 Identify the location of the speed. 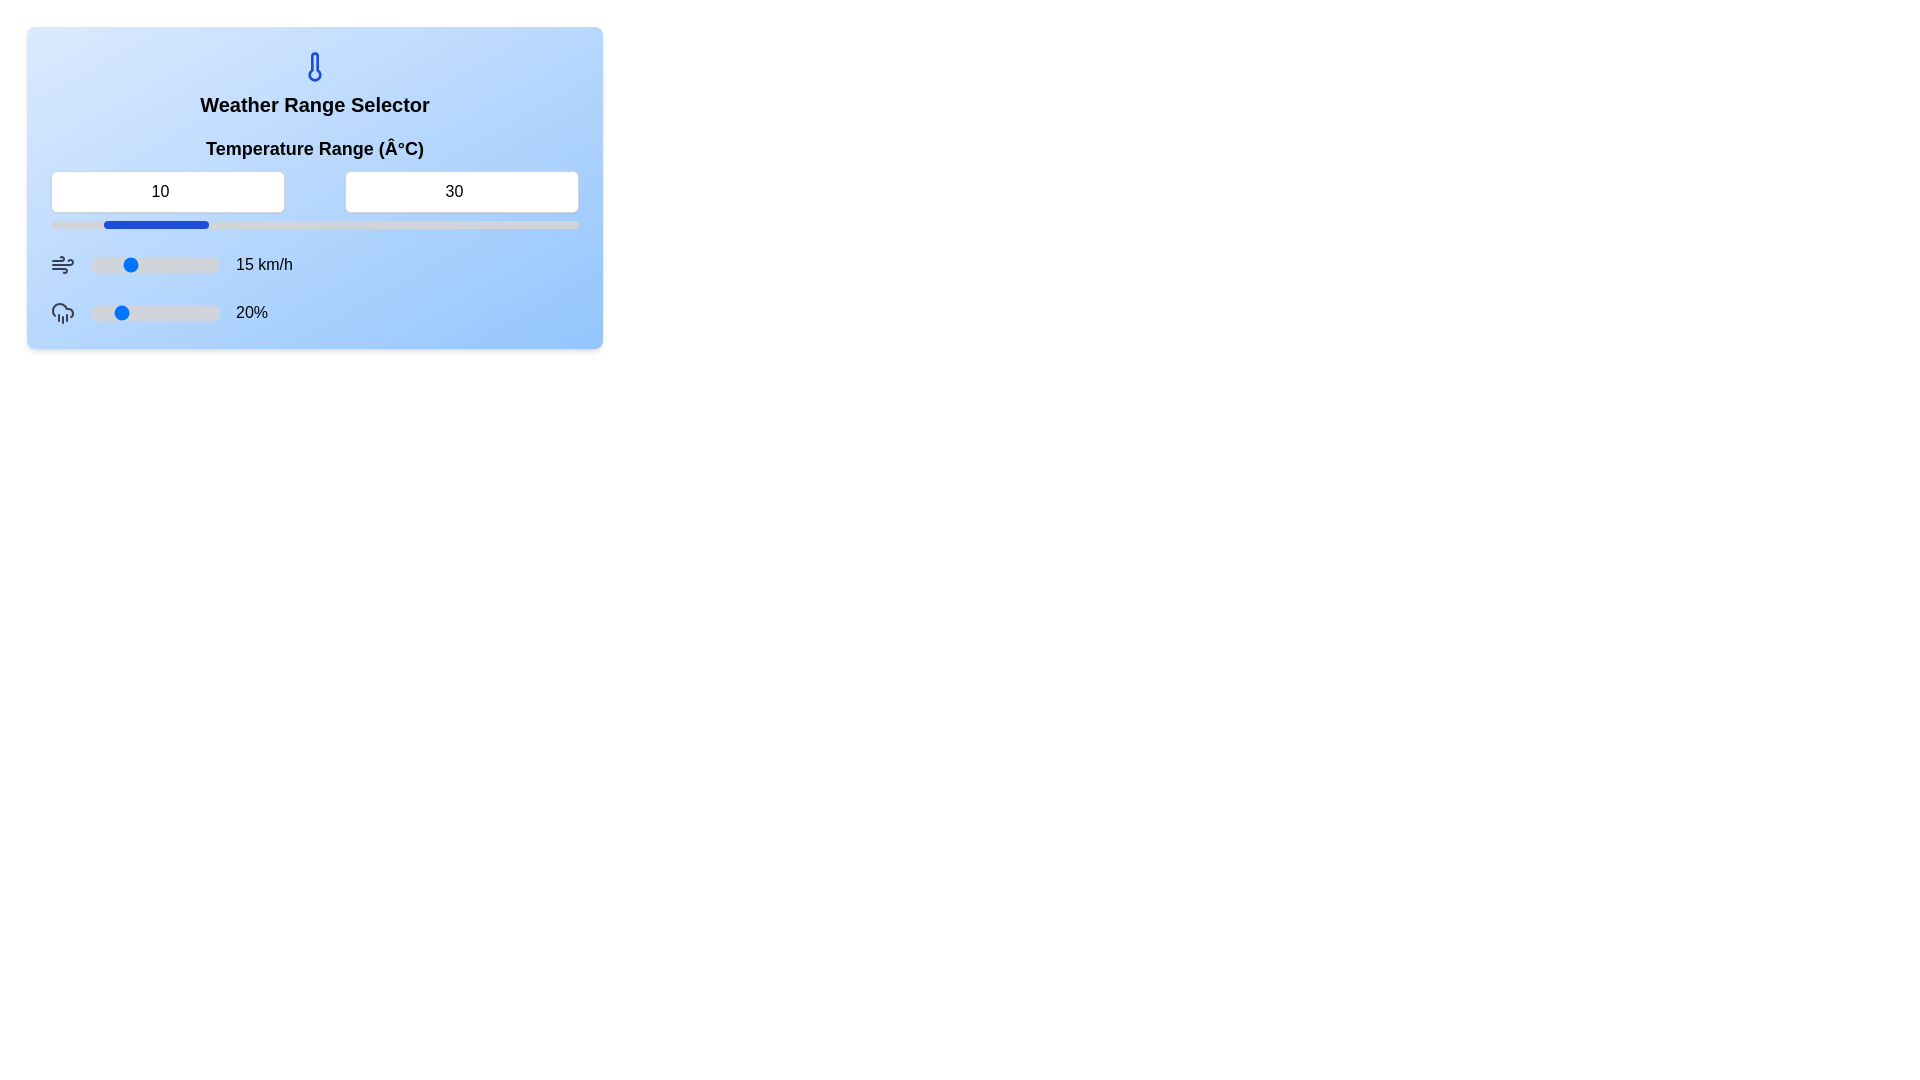
(177, 264).